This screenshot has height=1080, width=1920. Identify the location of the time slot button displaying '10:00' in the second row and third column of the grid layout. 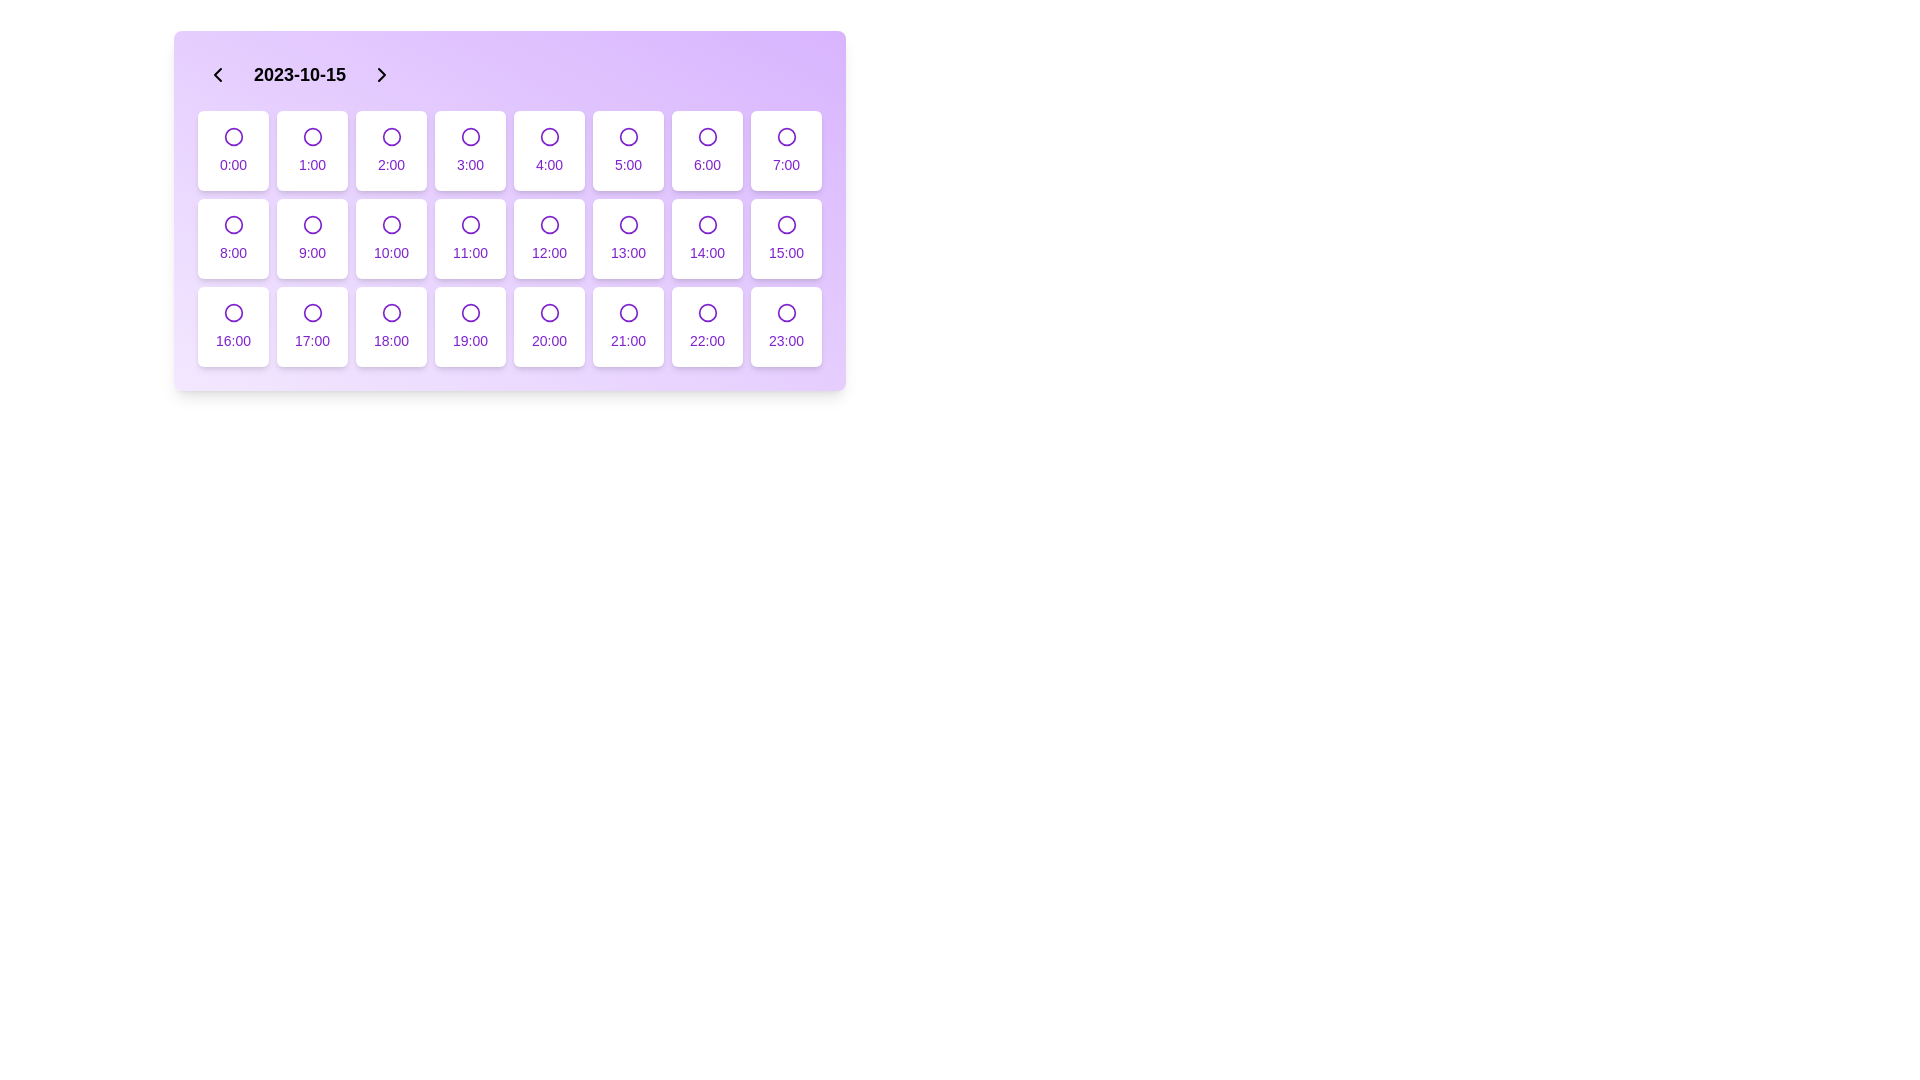
(391, 238).